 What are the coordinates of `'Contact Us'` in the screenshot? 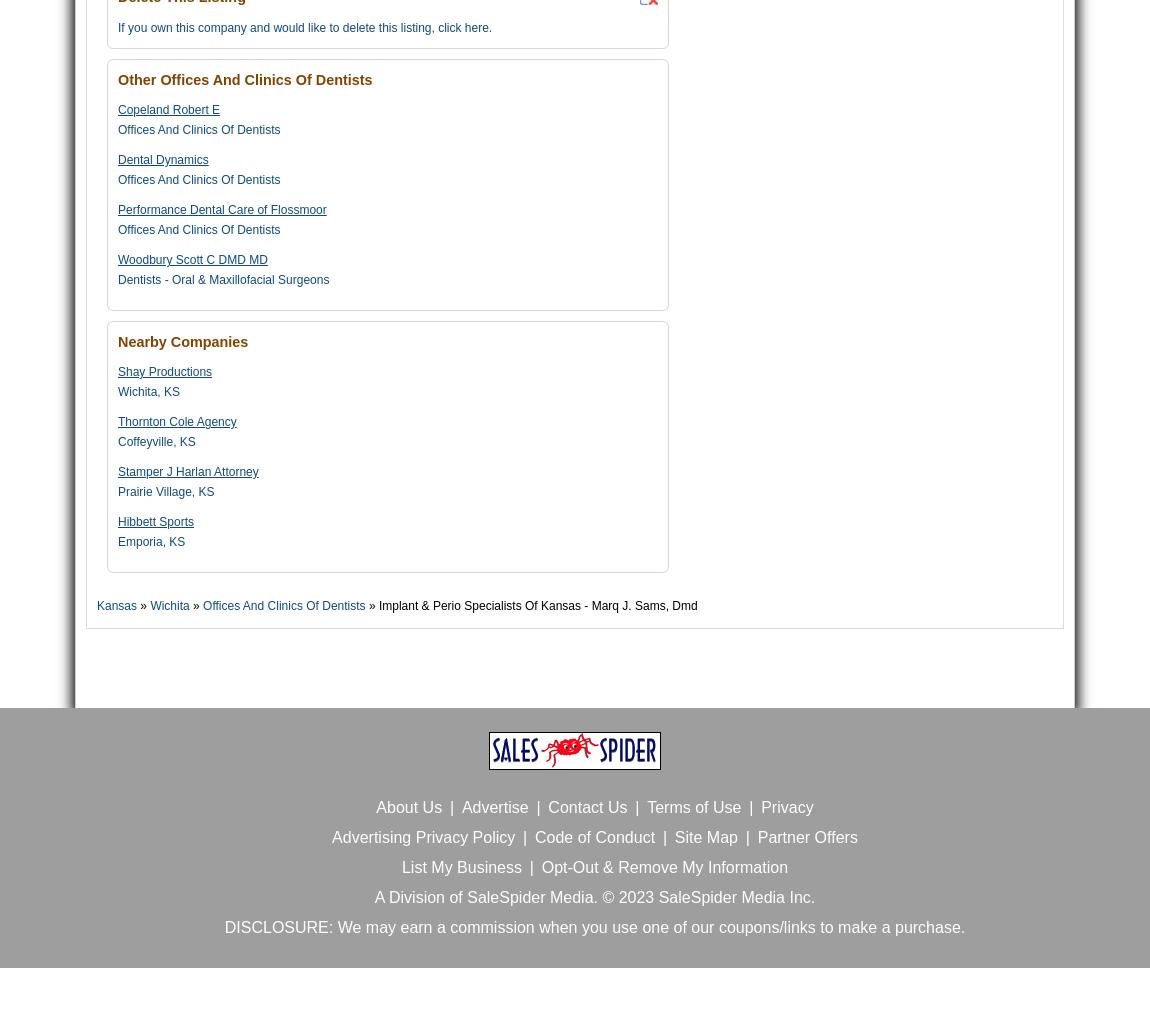 It's located at (586, 807).